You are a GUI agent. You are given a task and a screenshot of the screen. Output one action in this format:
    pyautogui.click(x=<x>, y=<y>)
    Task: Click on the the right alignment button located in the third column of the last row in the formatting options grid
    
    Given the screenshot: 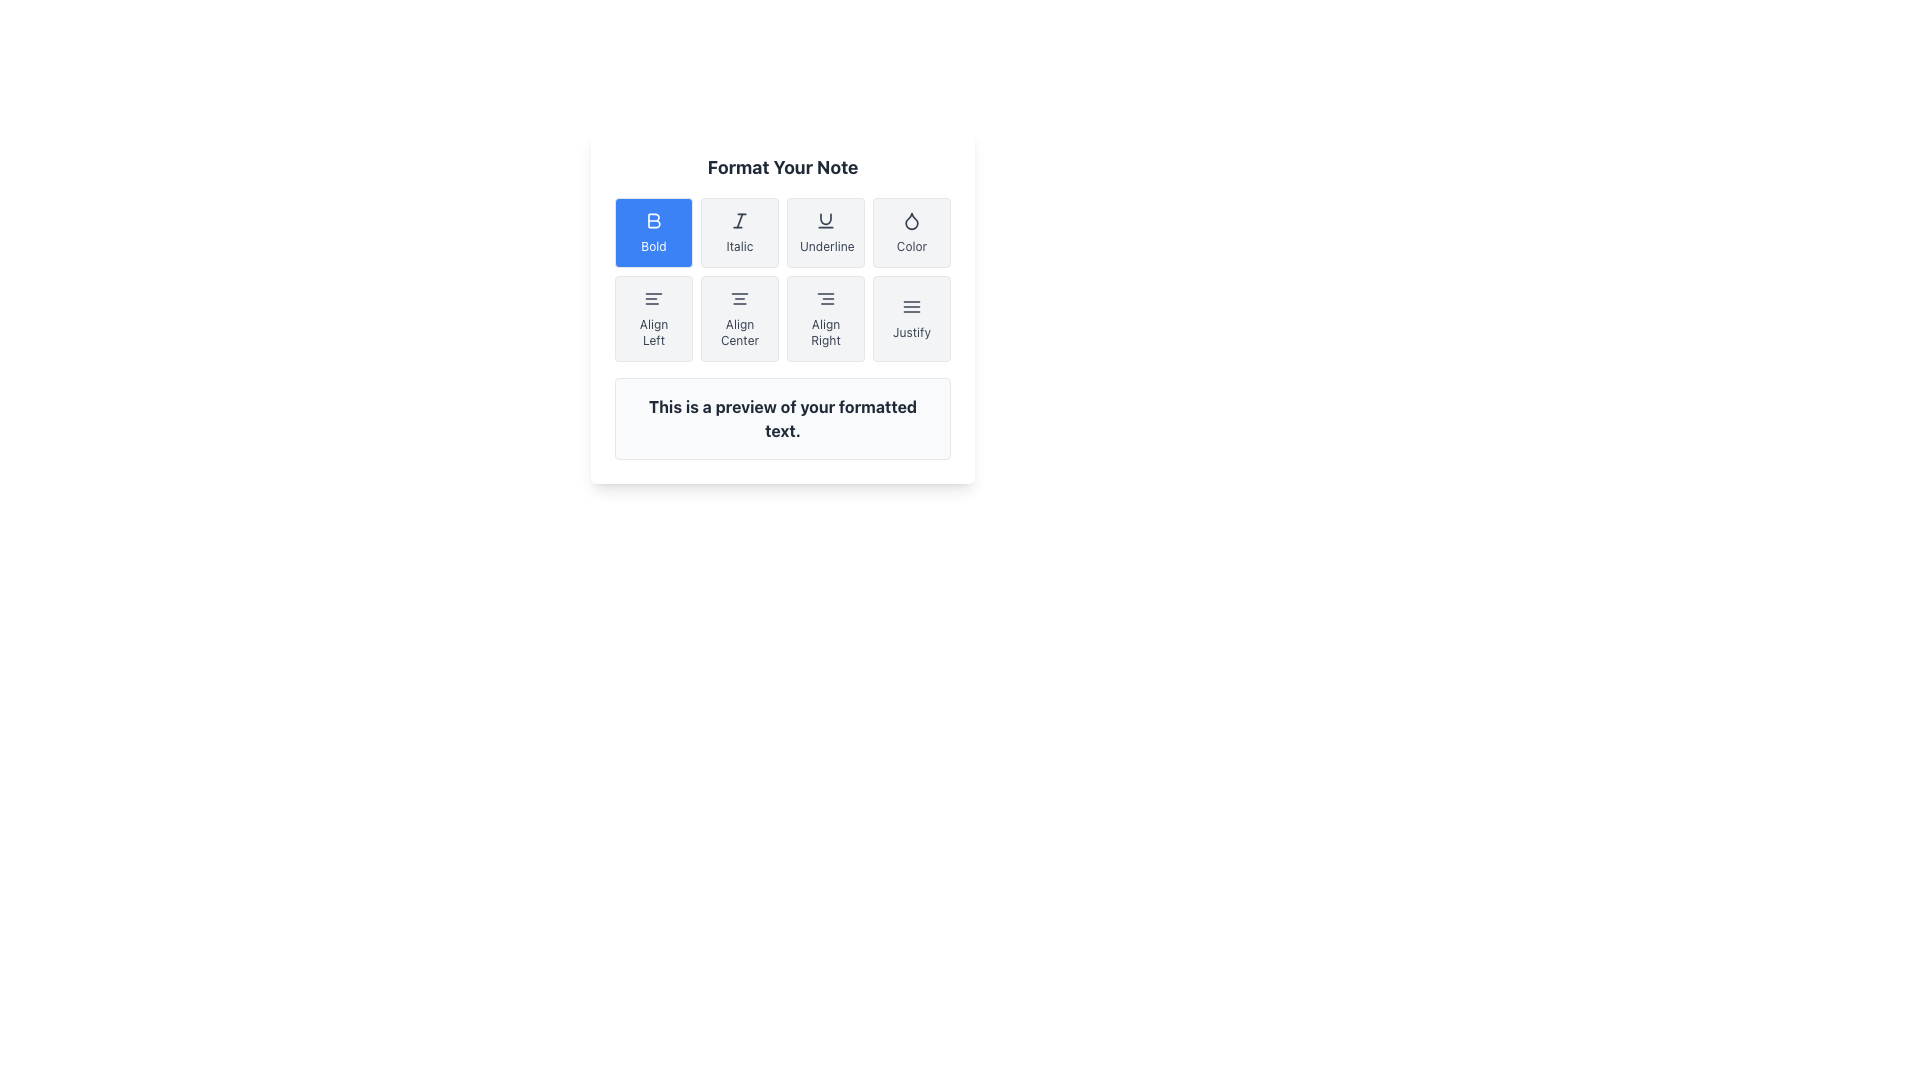 What is the action you would take?
    pyautogui.click(x=825, y=318)
    